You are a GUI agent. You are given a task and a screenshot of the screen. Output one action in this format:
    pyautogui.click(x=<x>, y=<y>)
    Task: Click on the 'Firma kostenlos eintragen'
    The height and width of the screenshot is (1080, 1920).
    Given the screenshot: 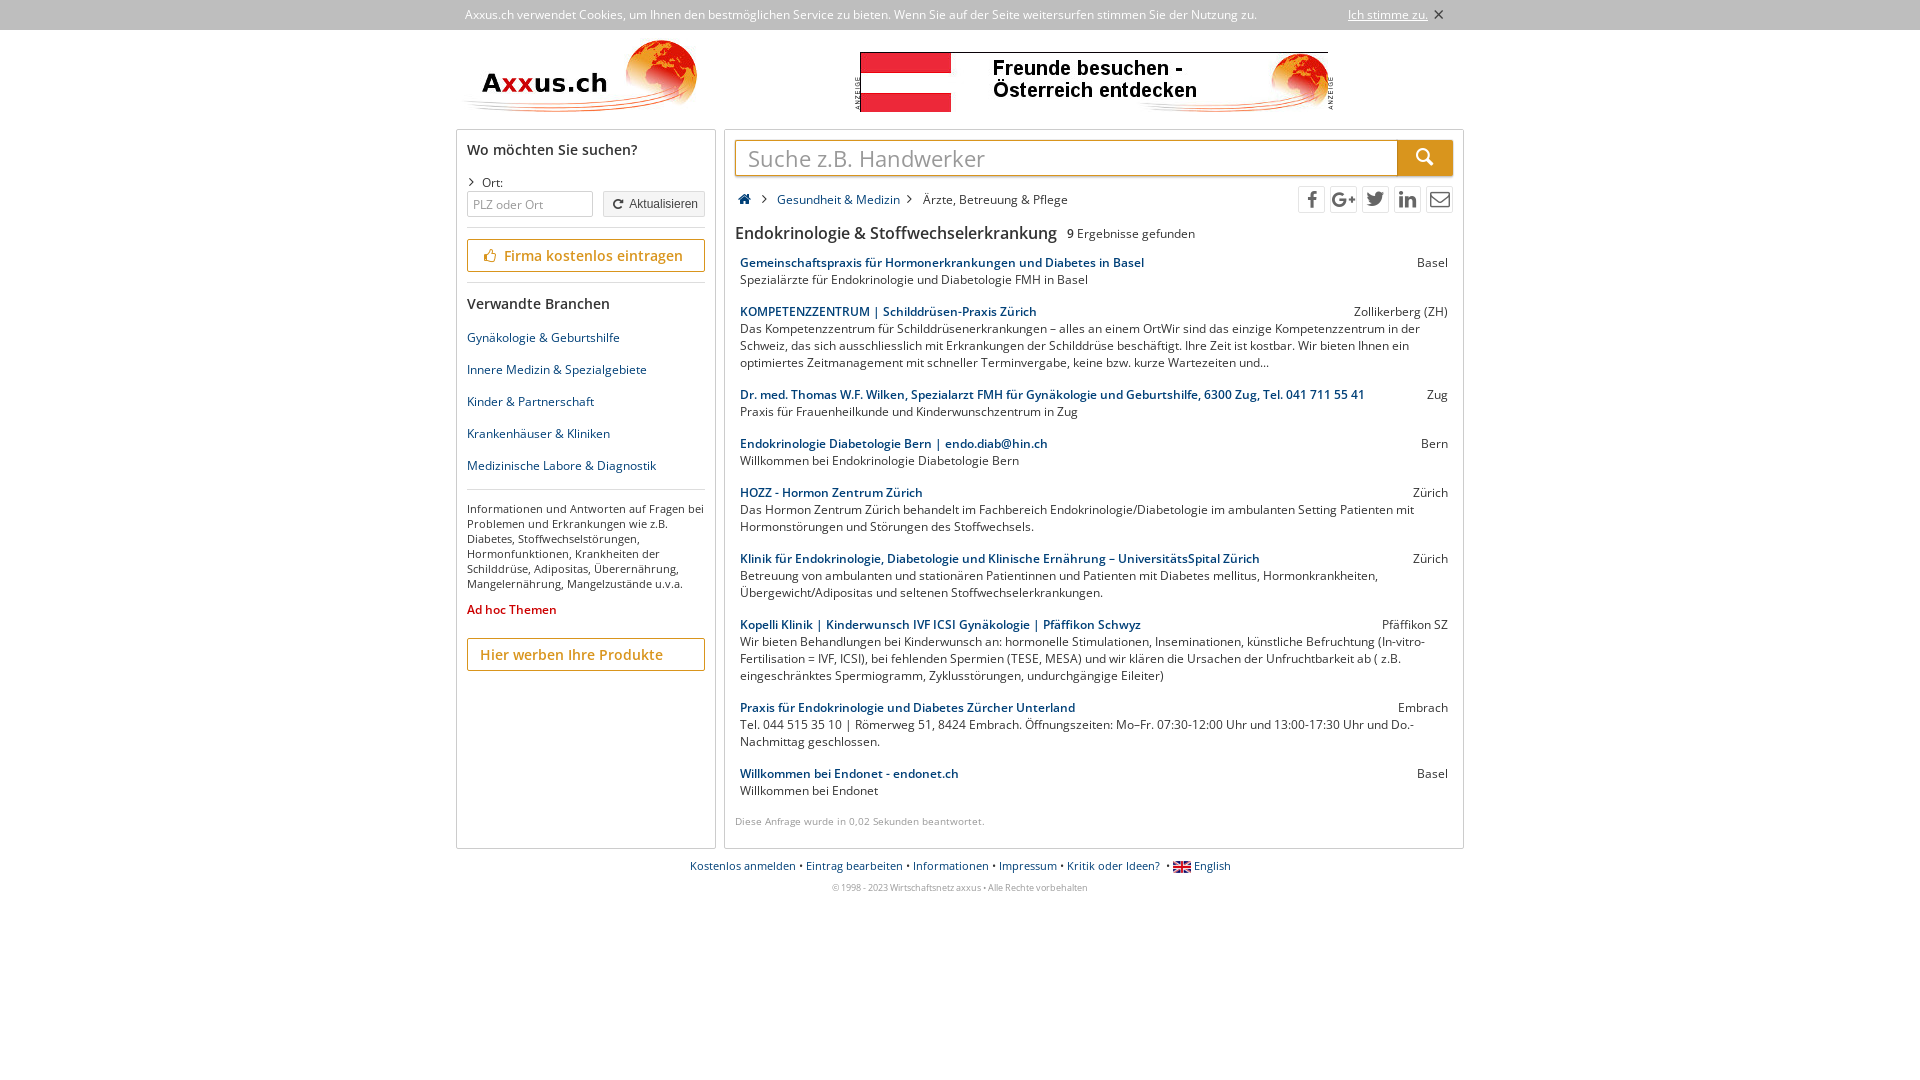 What is the action you would take?
    pyautogui.click(x=584, y=254)
    